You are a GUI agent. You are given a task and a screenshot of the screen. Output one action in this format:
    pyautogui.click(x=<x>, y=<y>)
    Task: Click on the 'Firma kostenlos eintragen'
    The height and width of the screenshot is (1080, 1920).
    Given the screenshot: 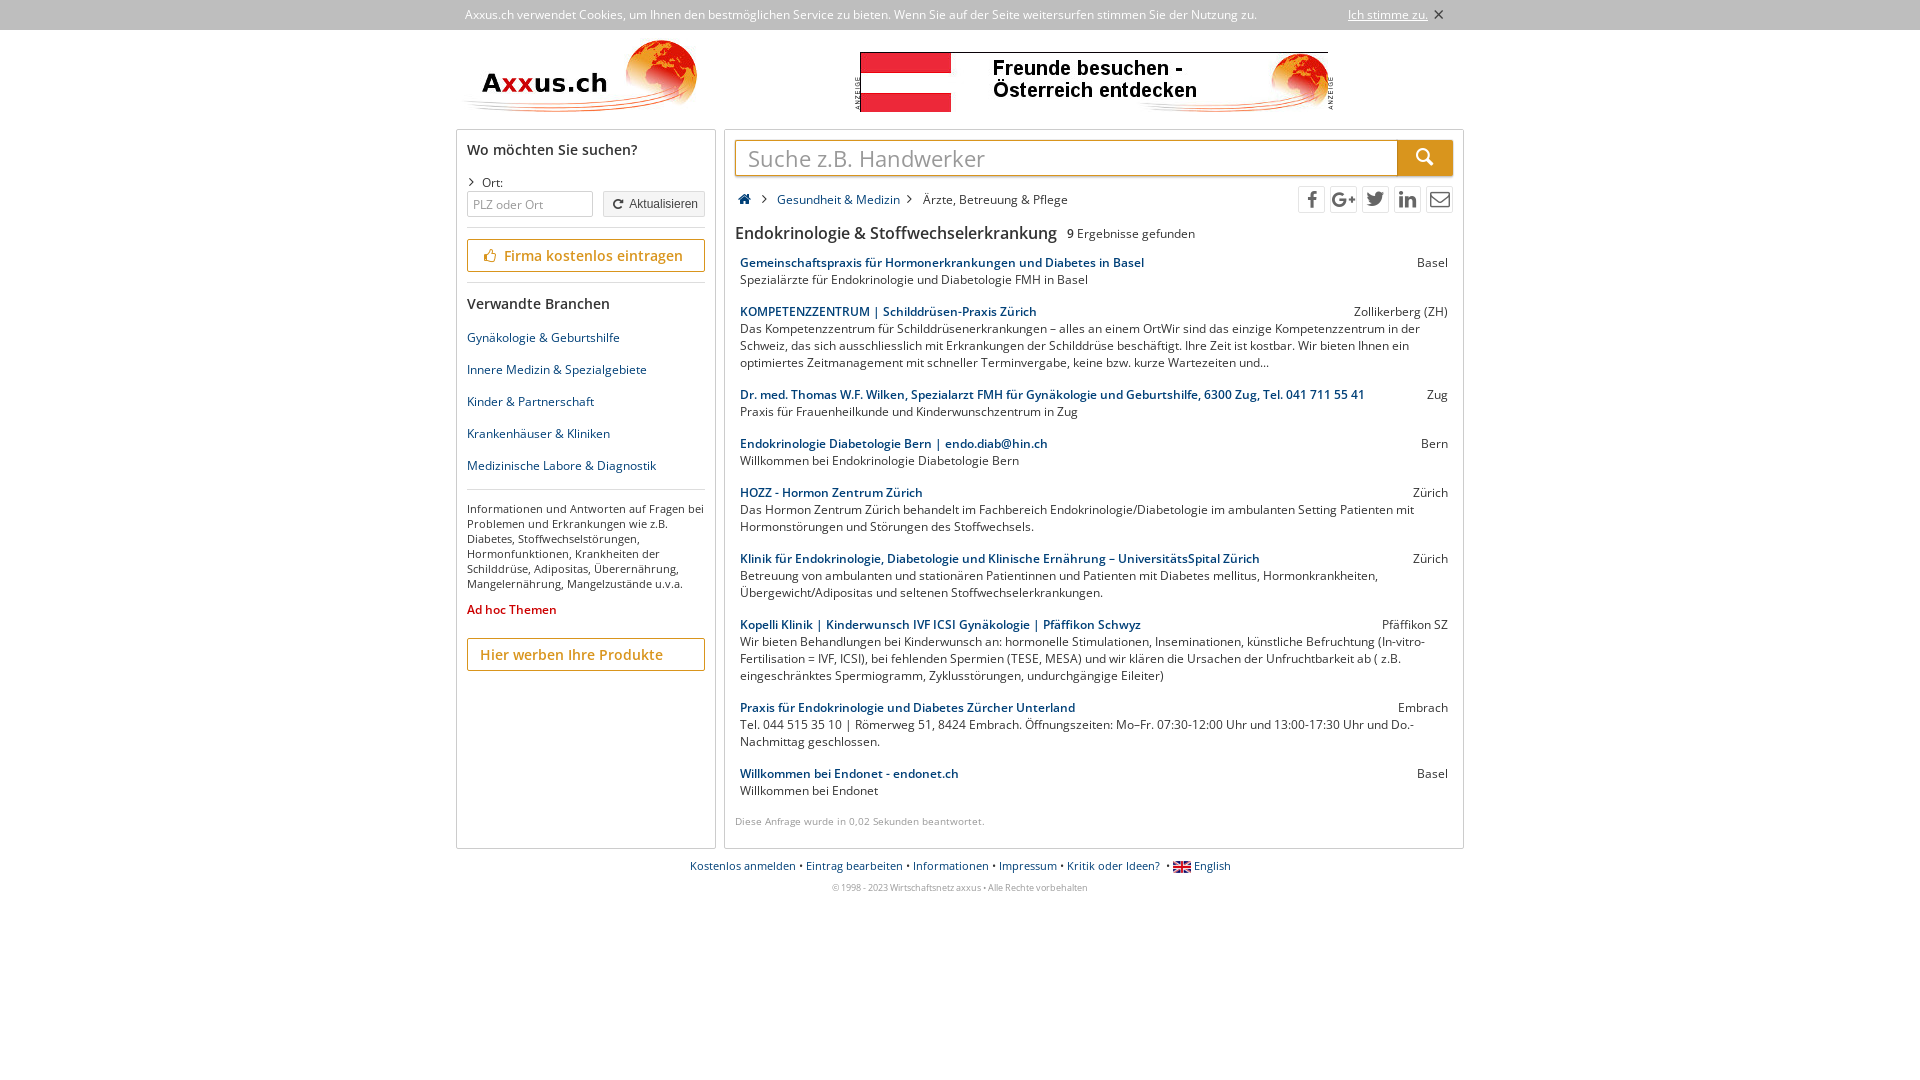 What is the action you would take?
    pyautogui.click(x=584, y=254)
    